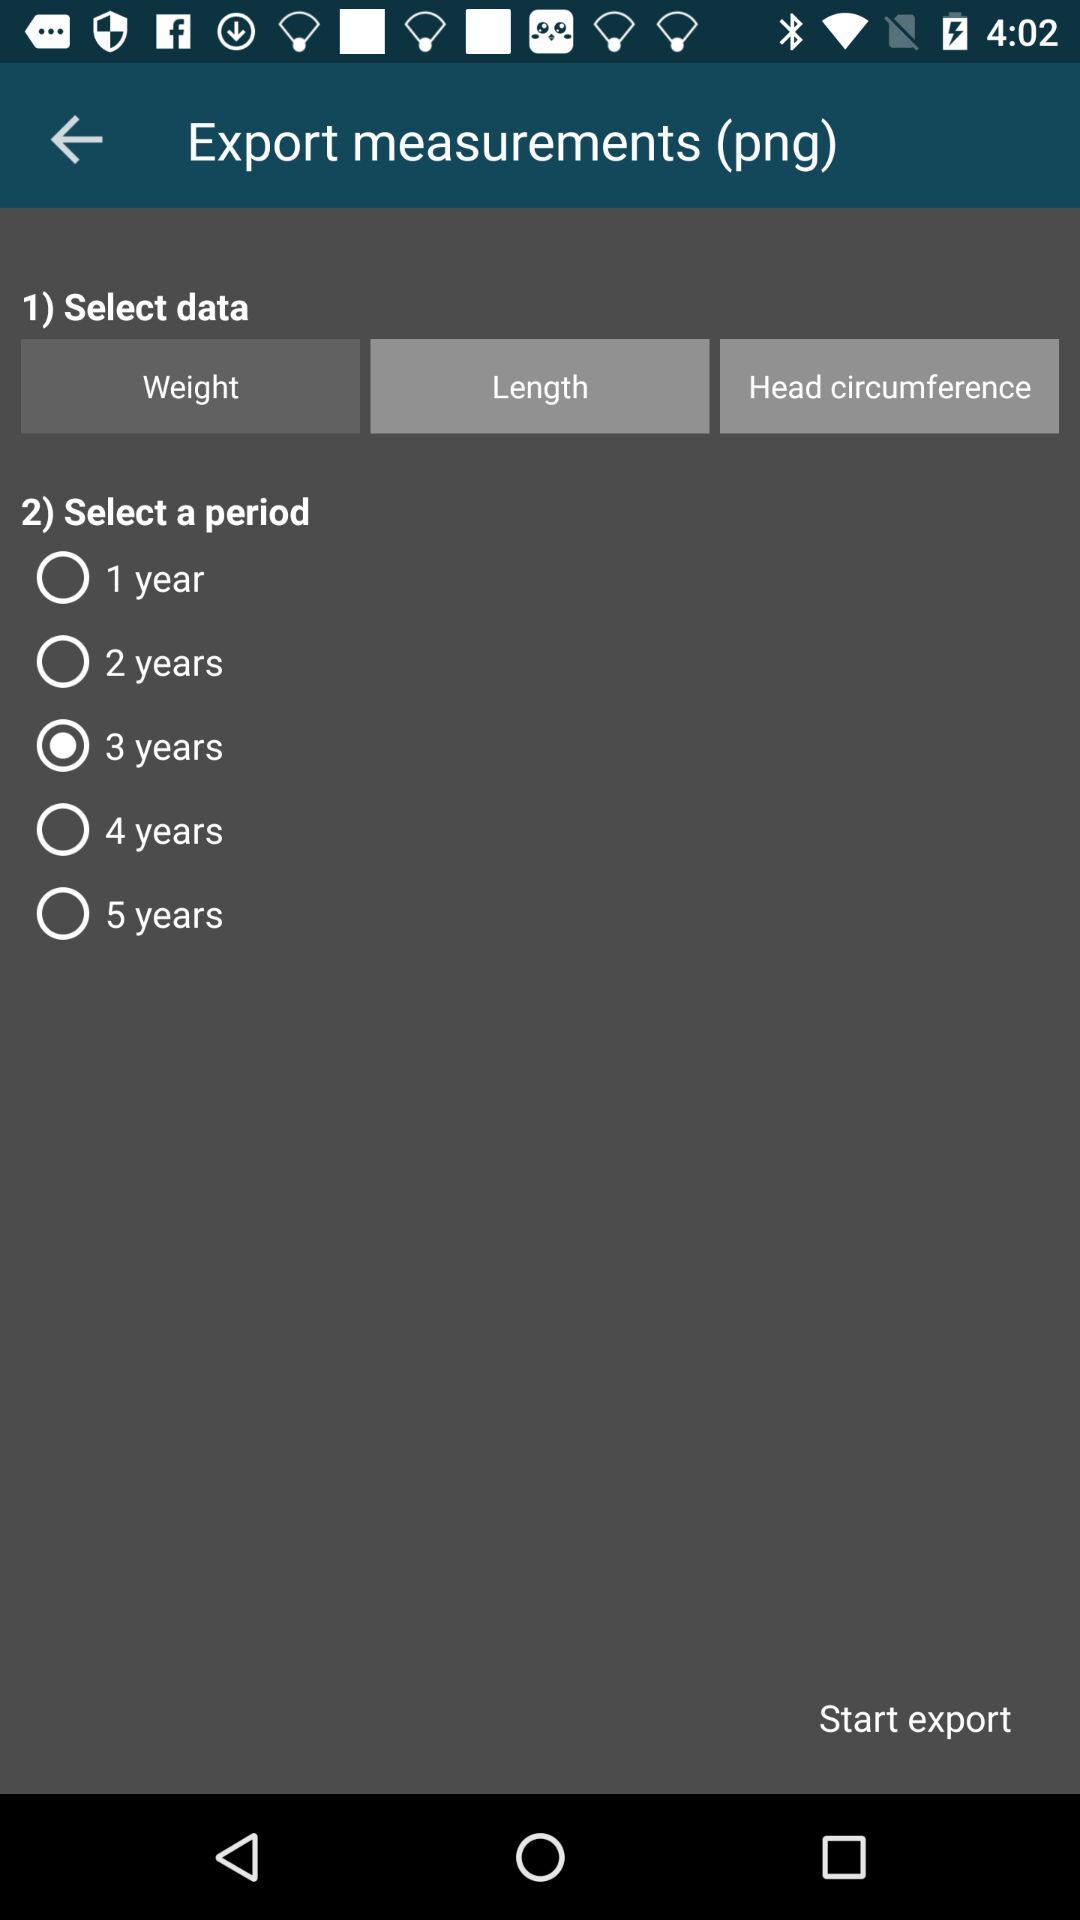 This screenshot has width=1080, height=1920. What do you see at coordinates (888, 386) in the screenshot?
I see `item at the top right corner` at bounding box center [888, 386].